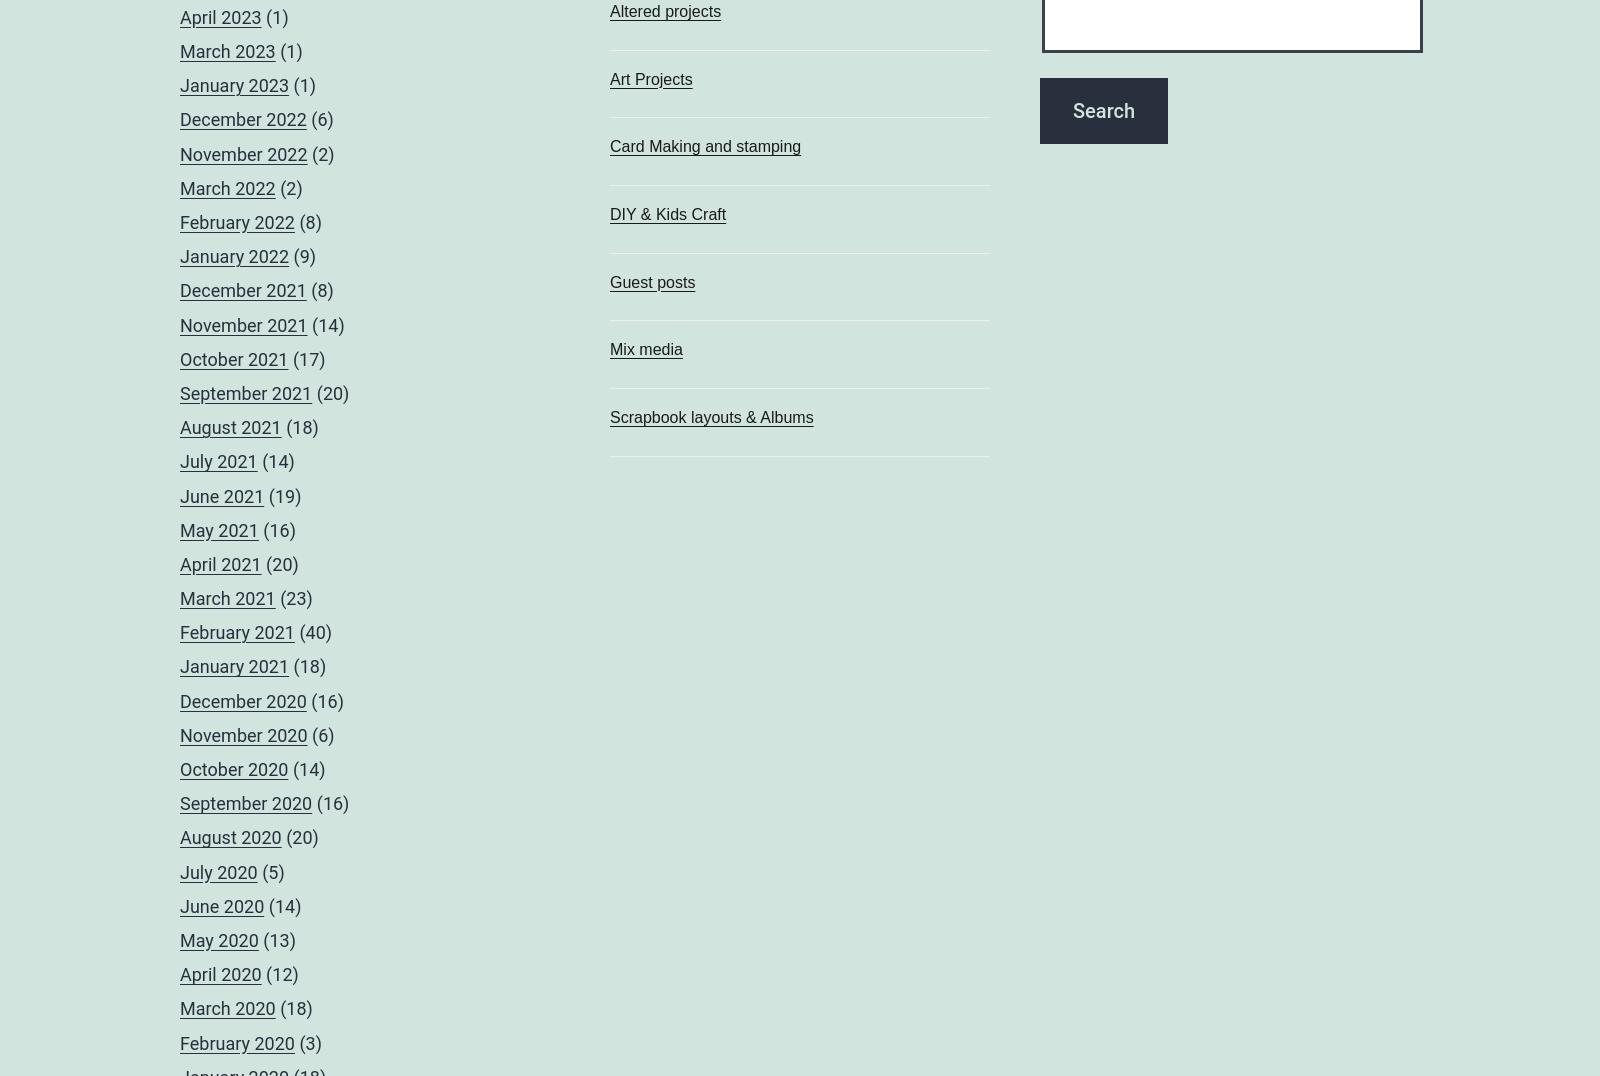 The width and height of the screenshot is (1600, 1076). Describe the element at coordinates (222, 495) in the screenshot. I see `'June 2021'` at that location.